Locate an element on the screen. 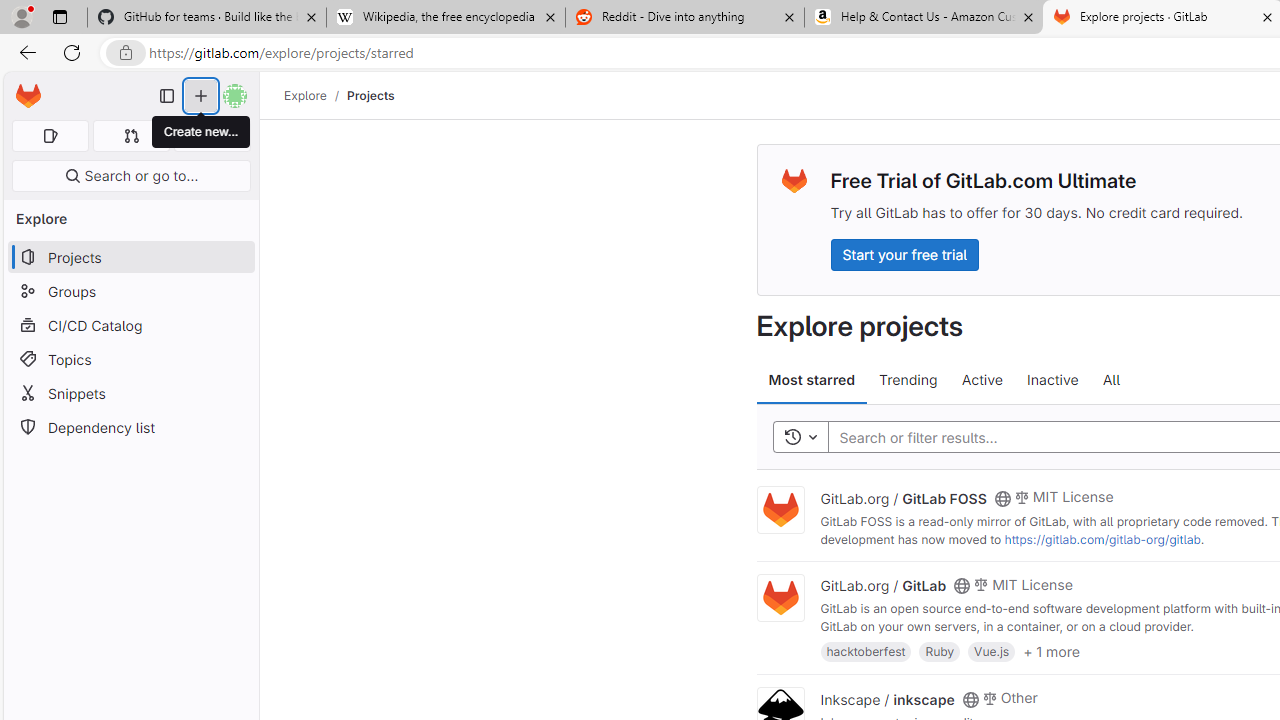 The width and height of the screenshot is (1280, 720). 'Create new...' is located at coordinates (201, 96).